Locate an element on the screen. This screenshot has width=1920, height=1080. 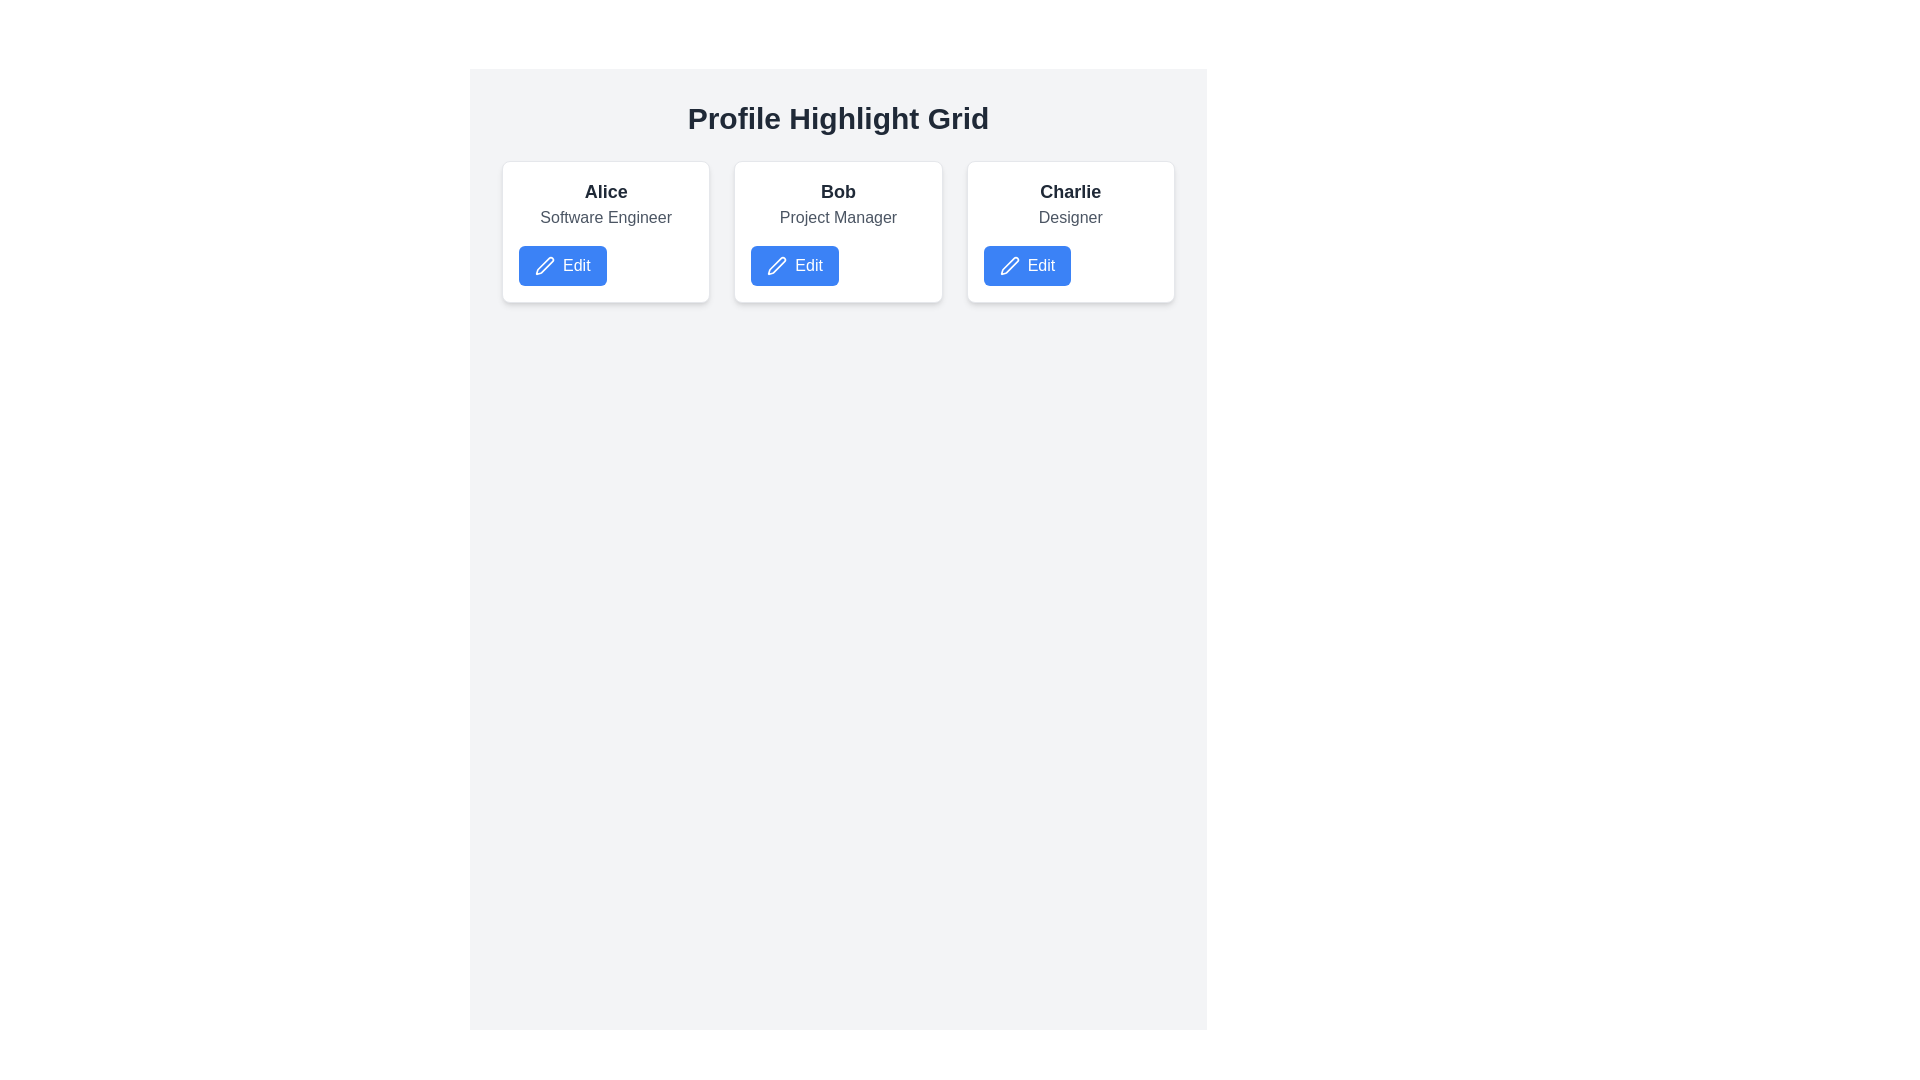
the text label at the top of the rightmost card in the horizontal grid layout, which identifies an individual or entity is located at coordinates (1069, 192).